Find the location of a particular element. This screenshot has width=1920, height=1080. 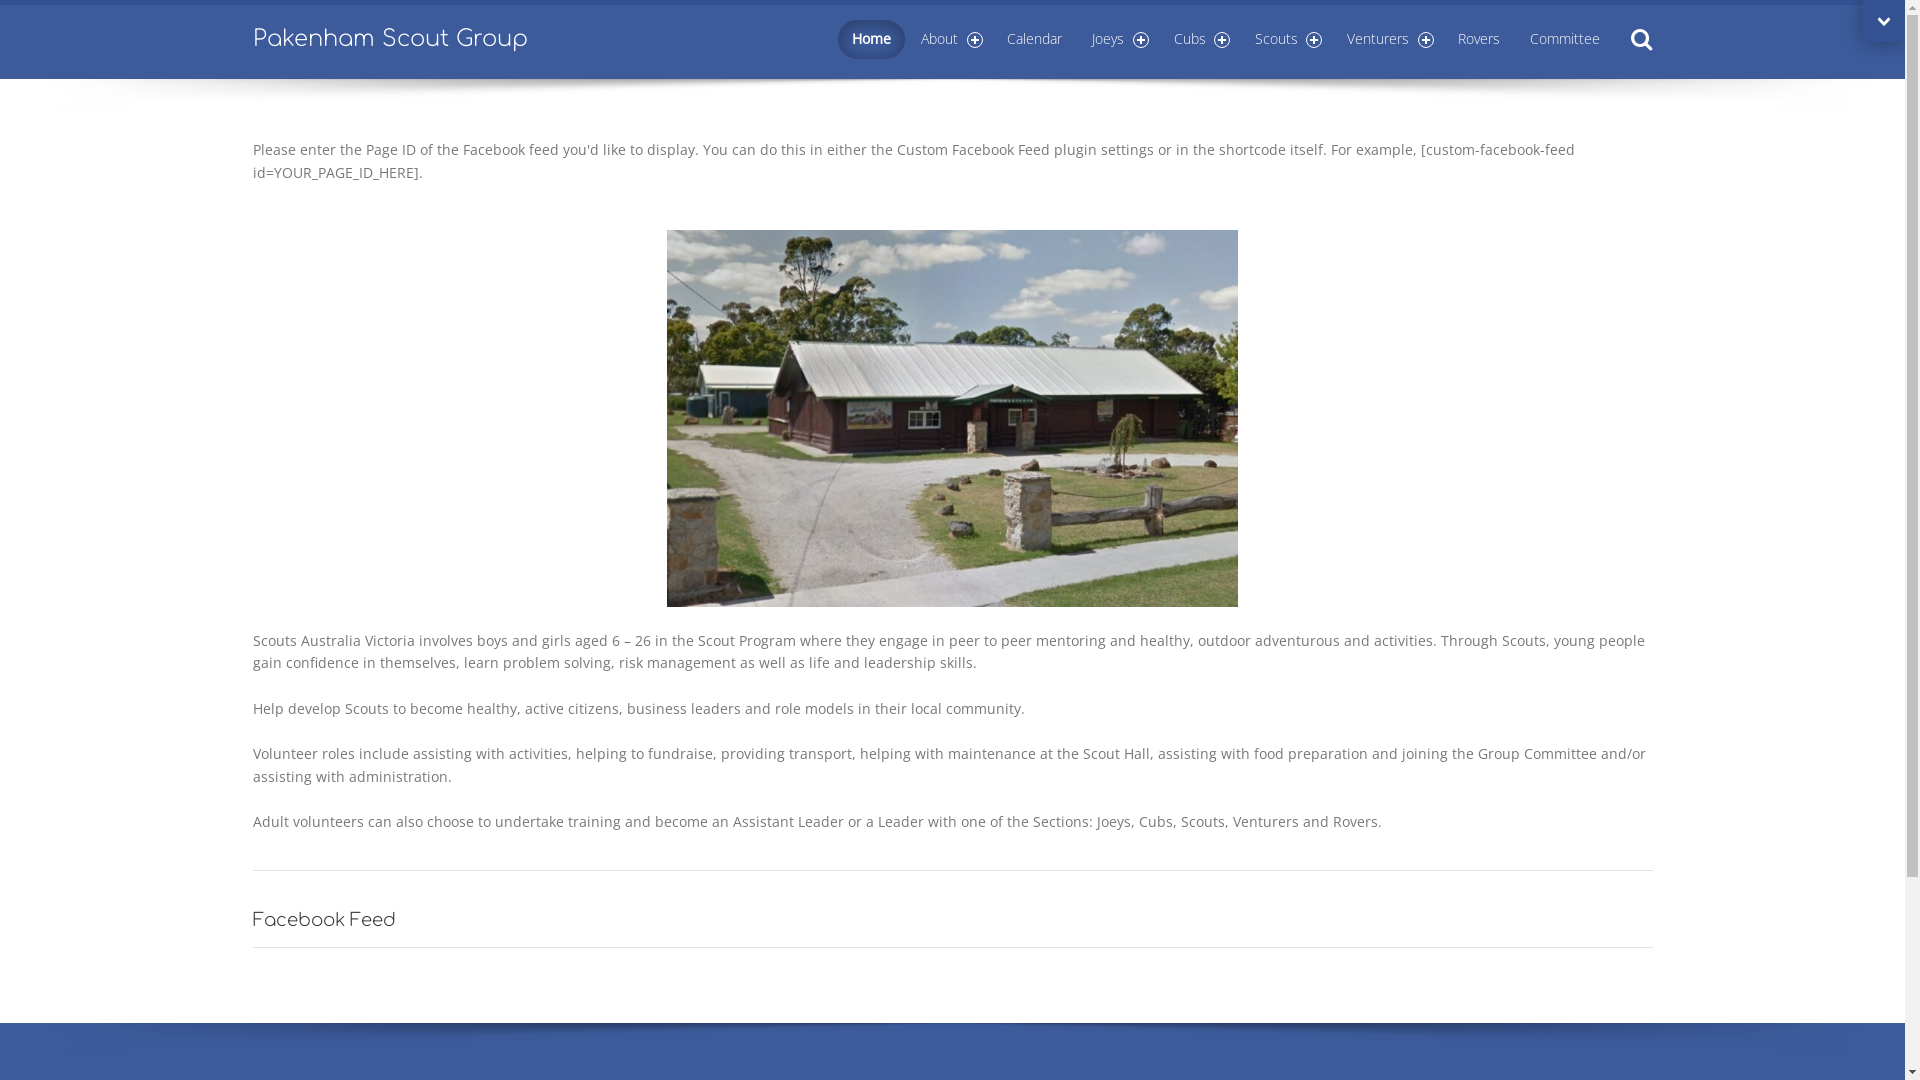

'Search' is located at coordinates (1640, 39).